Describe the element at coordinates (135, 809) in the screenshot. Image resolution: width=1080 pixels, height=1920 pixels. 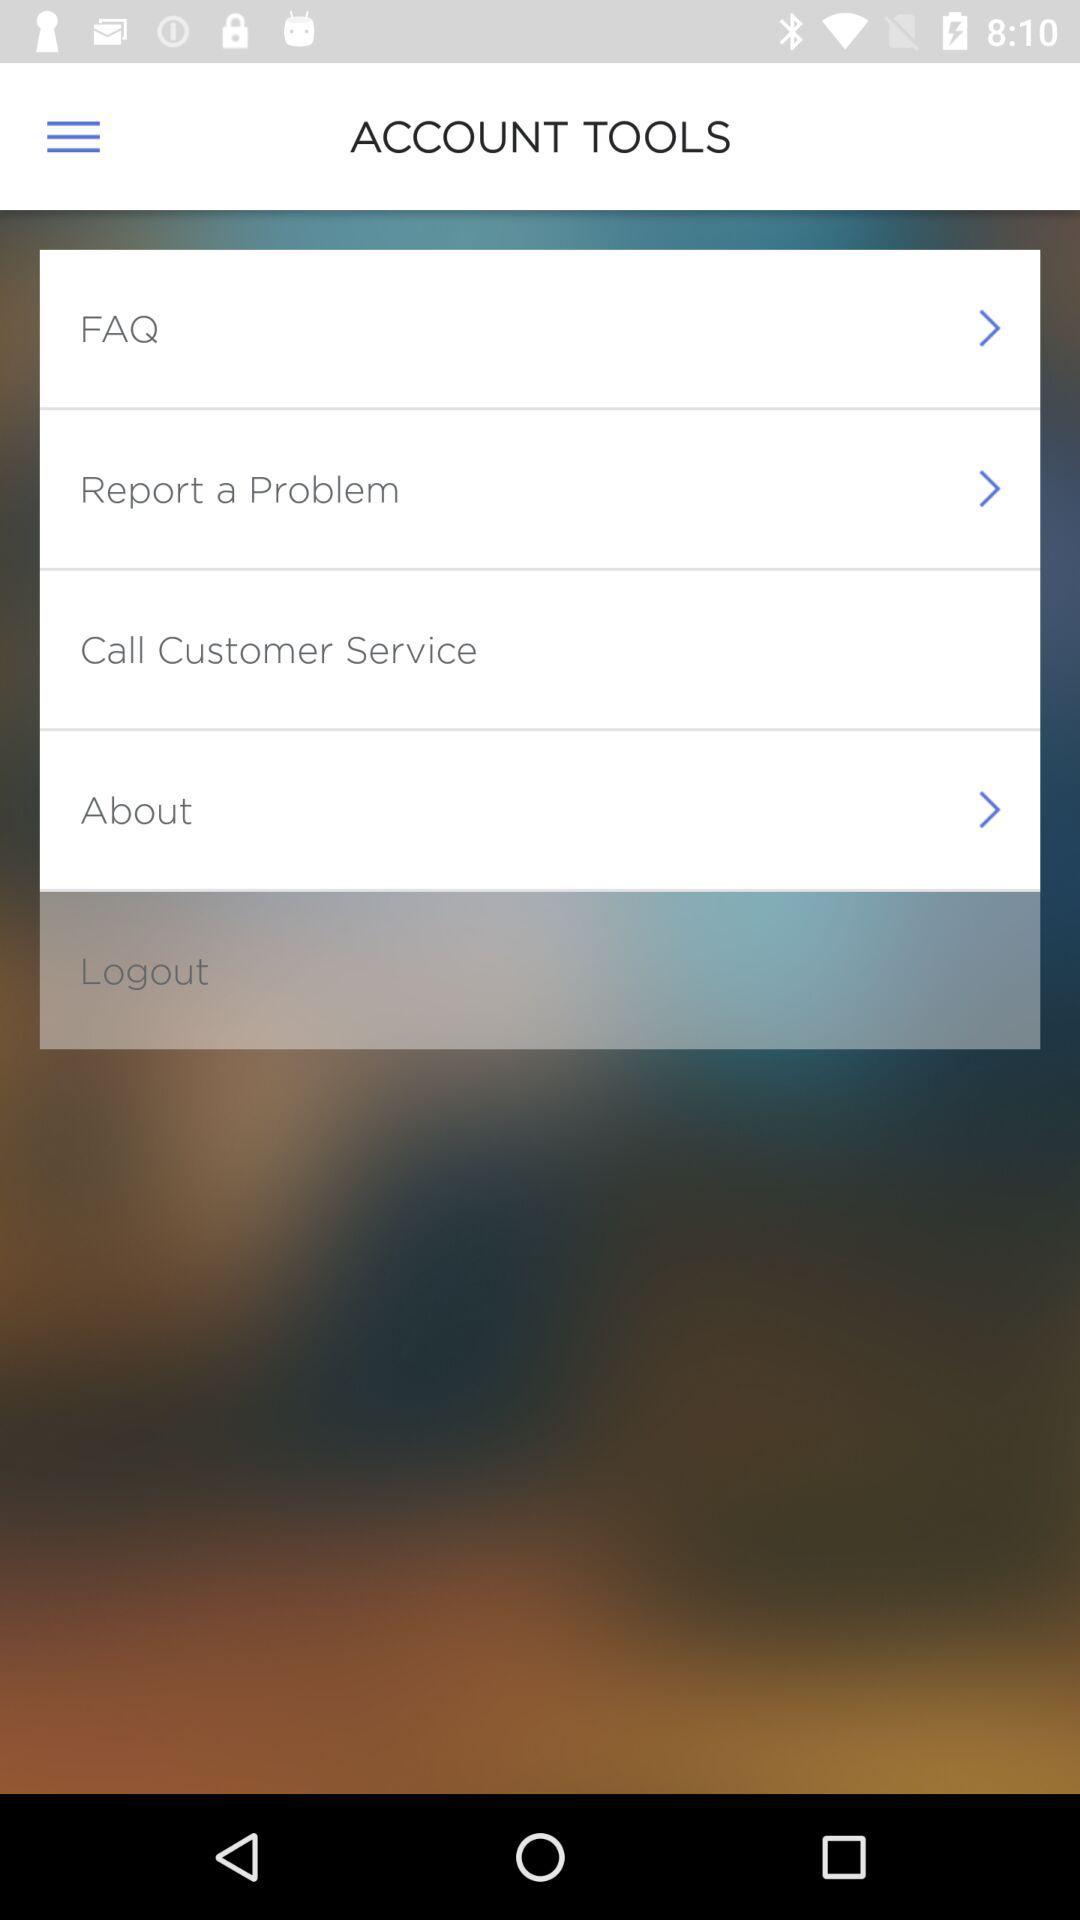
I see `the item above the logout app` at that location.